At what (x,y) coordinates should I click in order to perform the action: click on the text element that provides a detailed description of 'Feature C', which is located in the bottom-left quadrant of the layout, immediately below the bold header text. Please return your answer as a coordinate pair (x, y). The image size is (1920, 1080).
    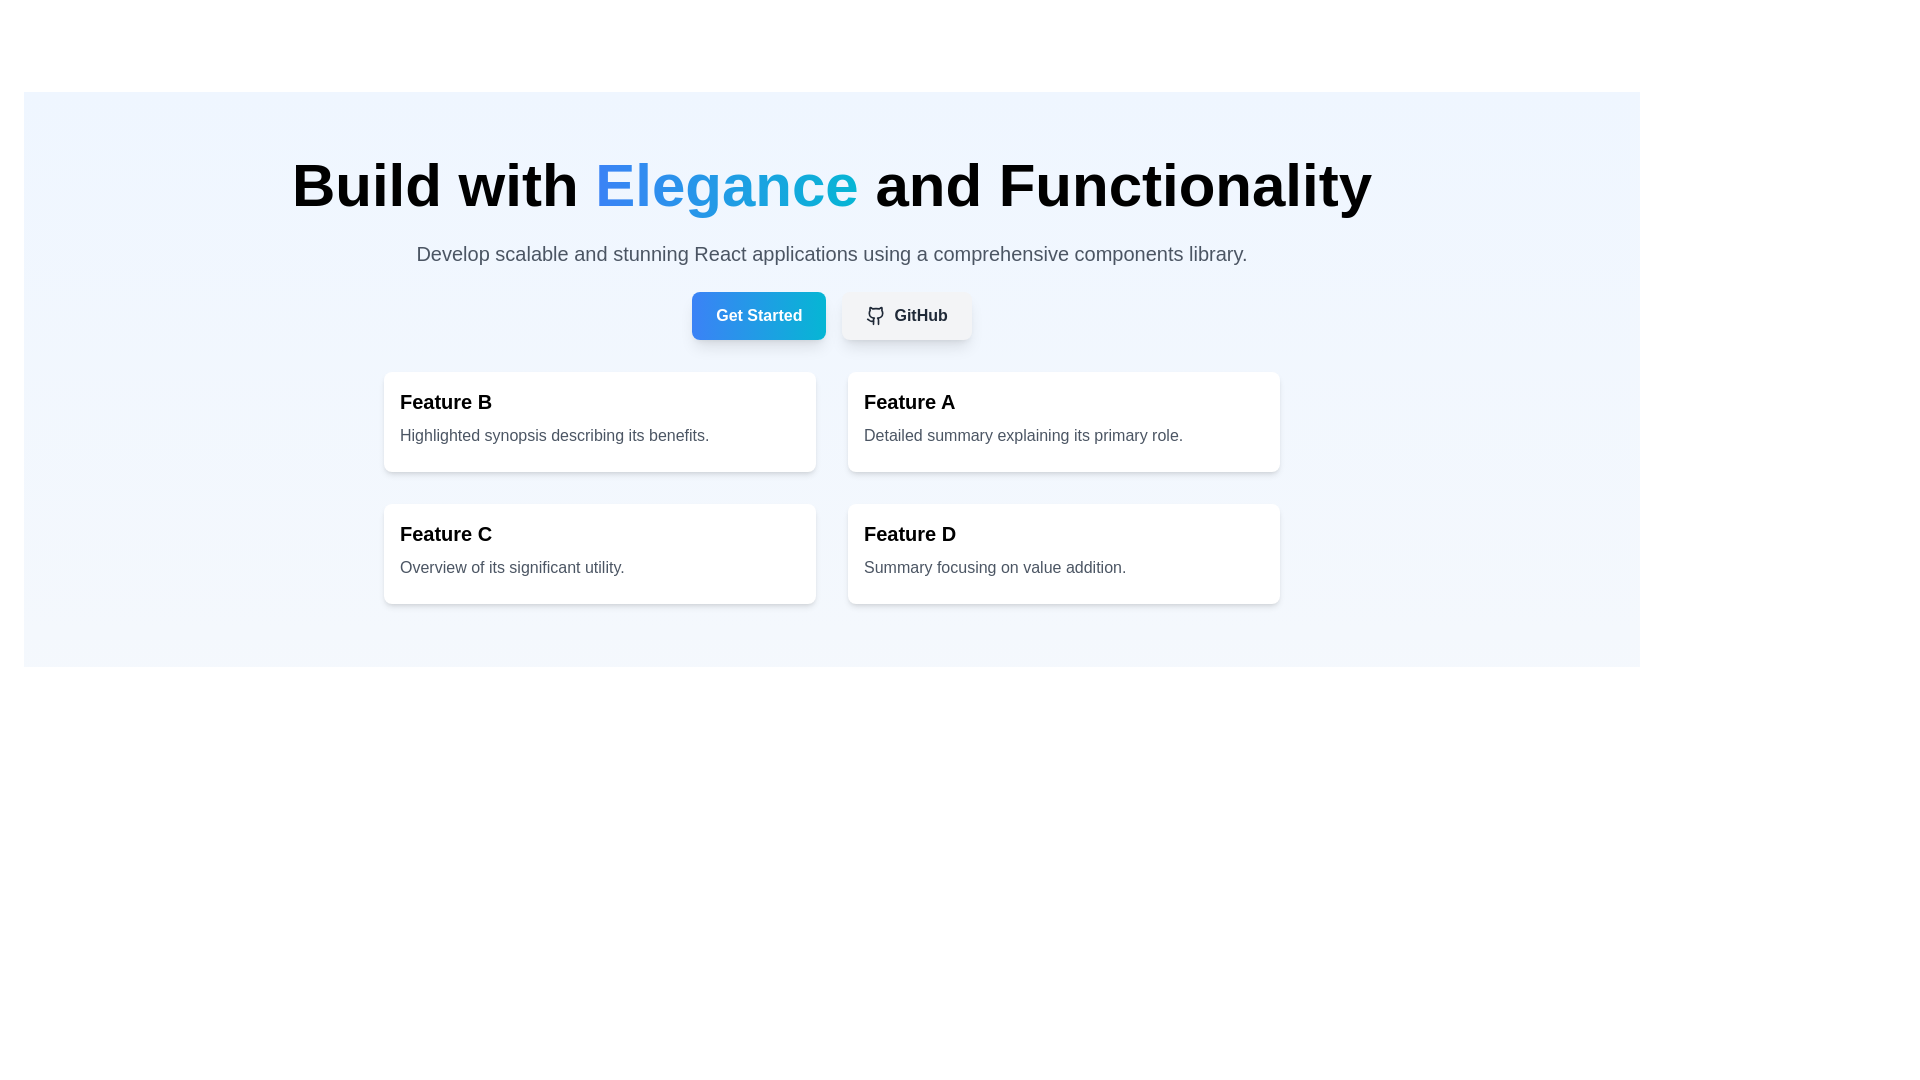
    Looking at the image, I should click on (599, 567).